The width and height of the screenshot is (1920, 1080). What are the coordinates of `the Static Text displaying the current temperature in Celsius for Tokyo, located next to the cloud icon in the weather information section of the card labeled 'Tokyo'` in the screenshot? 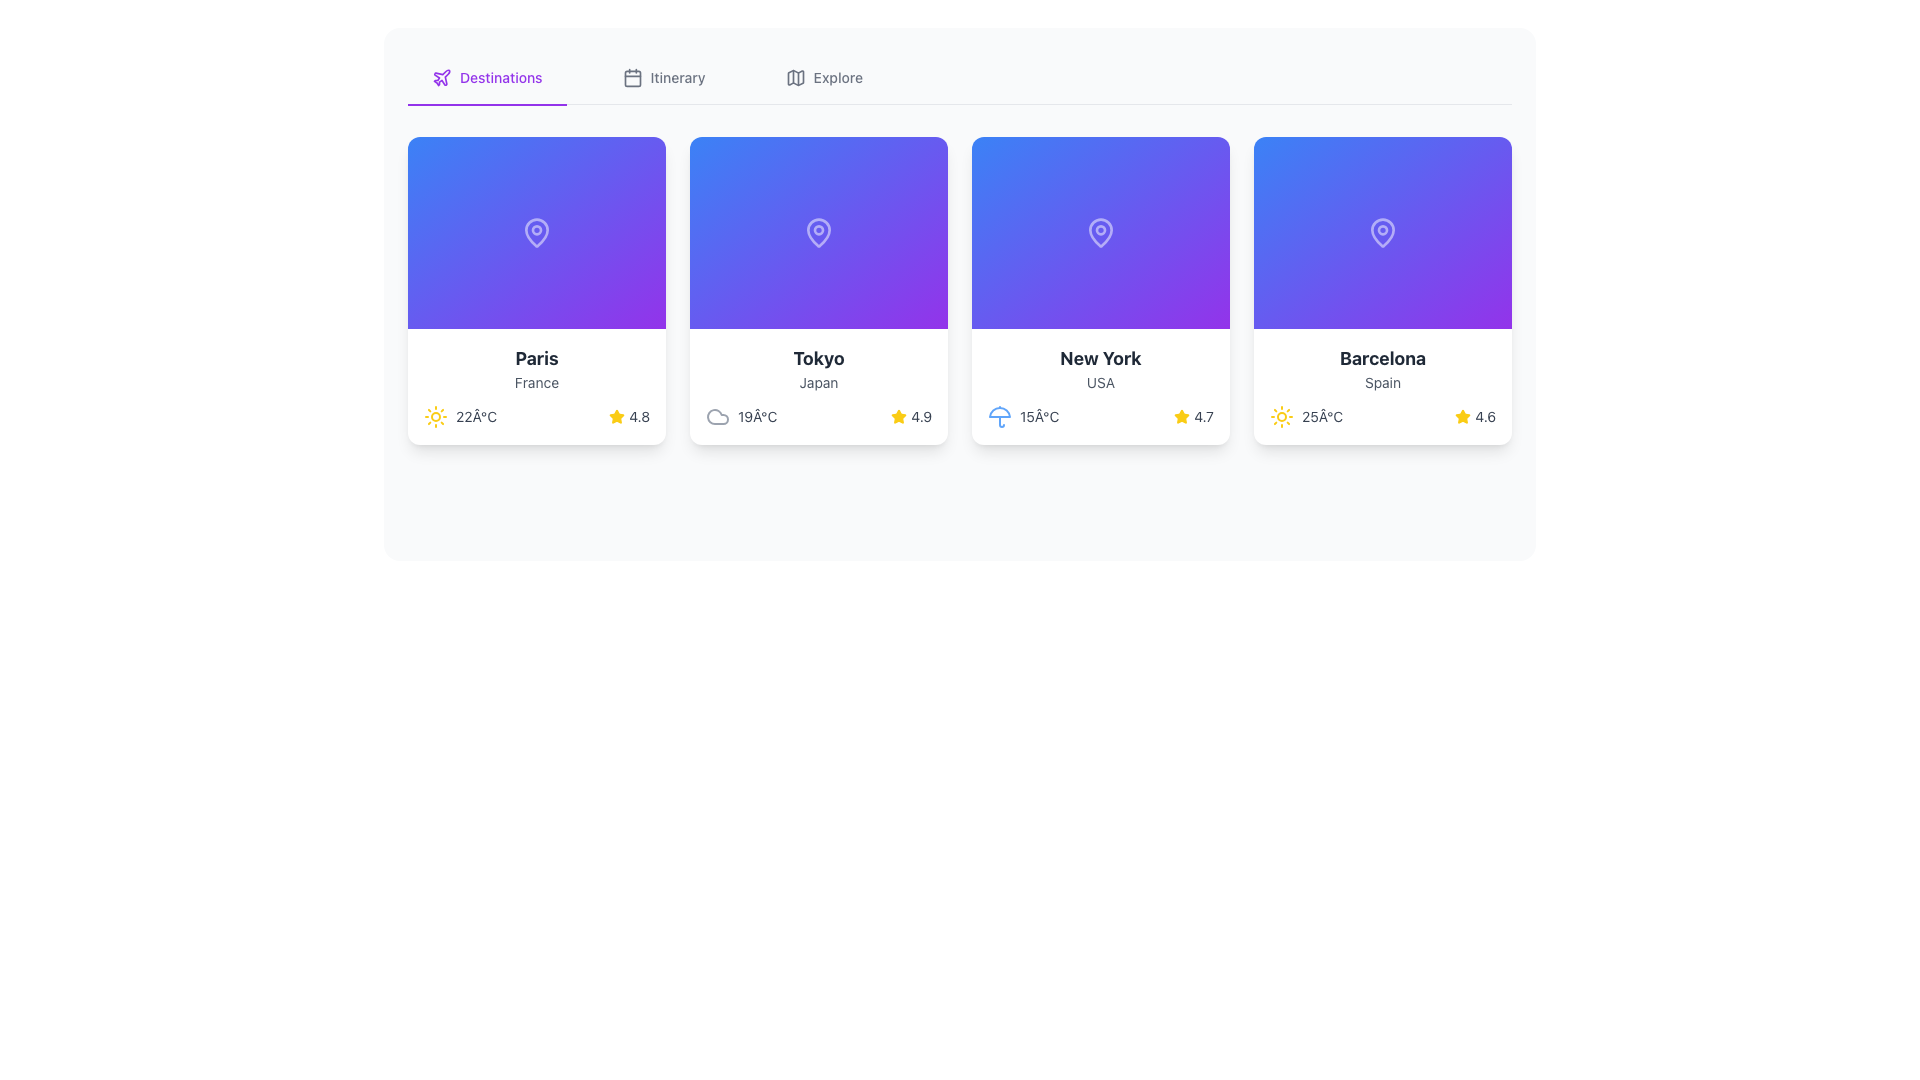 It's located at (756, 415).